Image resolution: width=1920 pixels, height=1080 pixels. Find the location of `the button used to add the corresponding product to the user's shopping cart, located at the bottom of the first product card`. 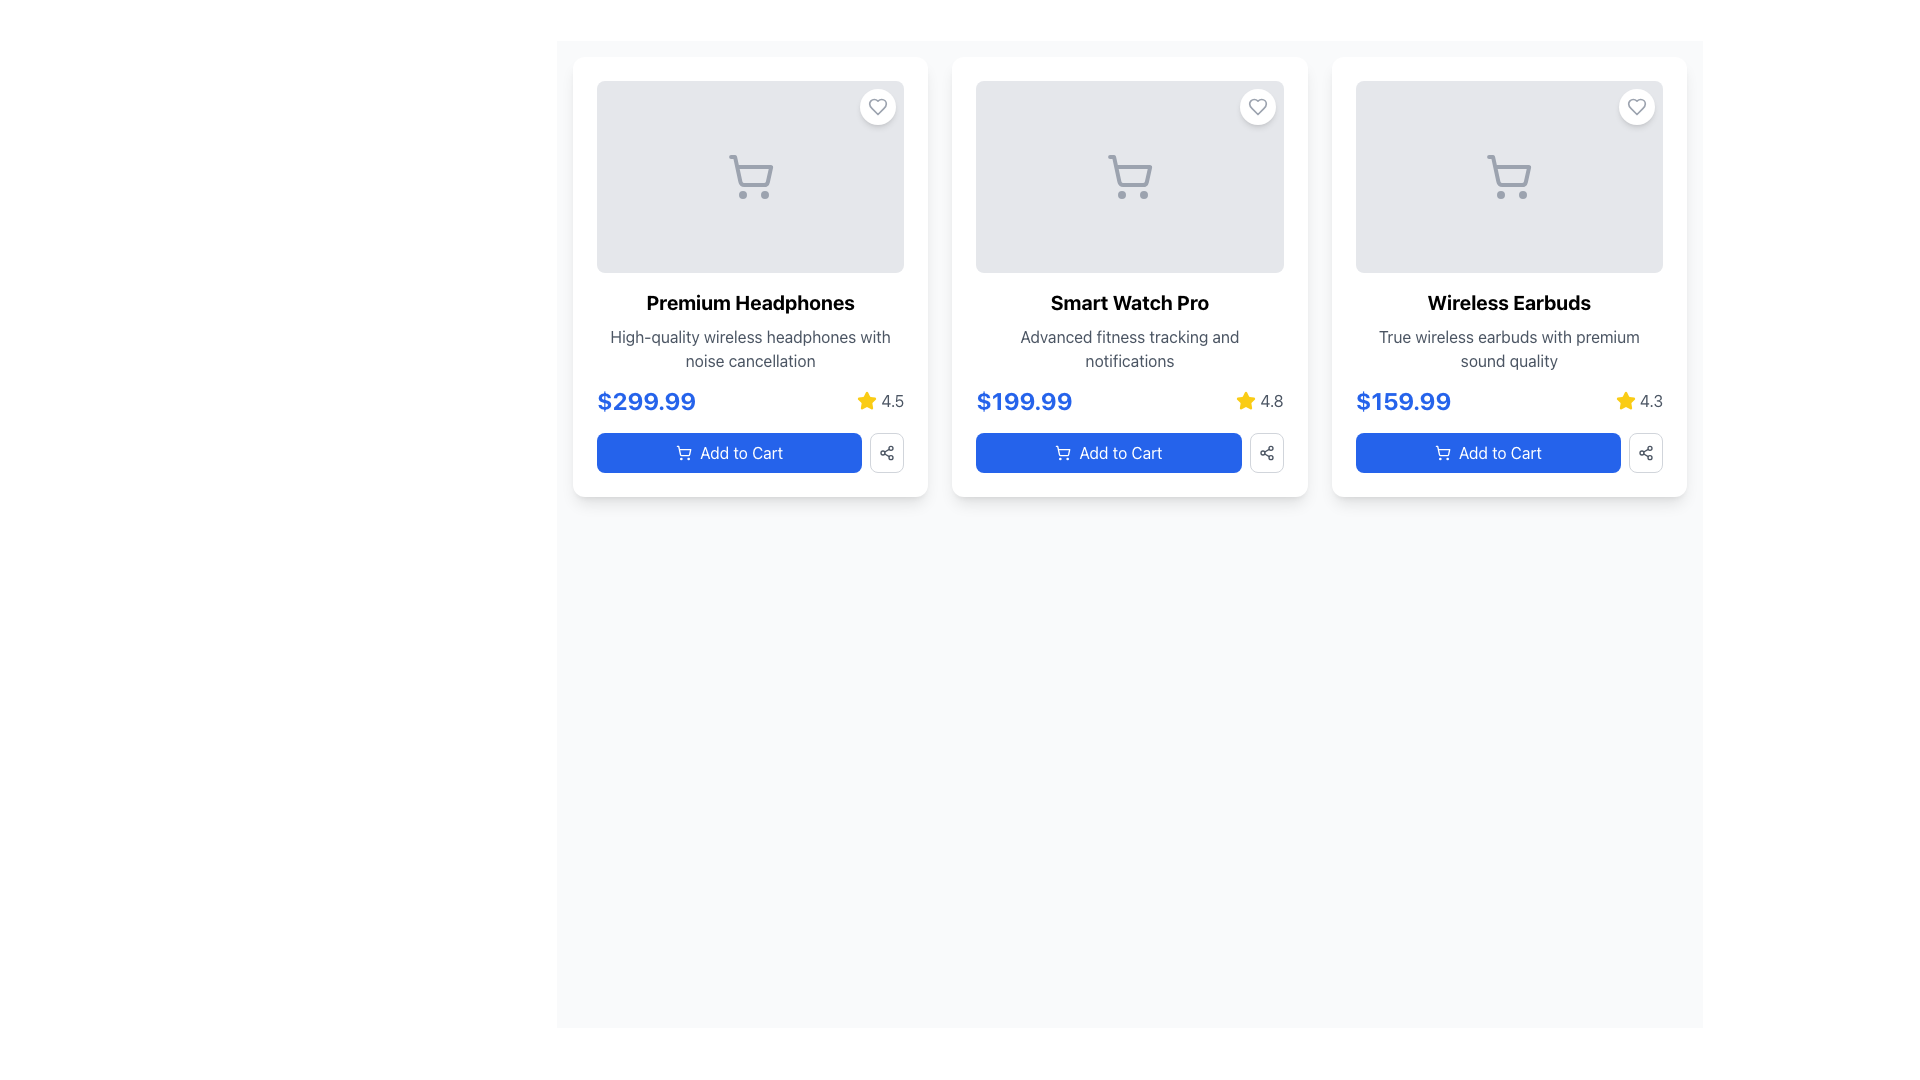

the button used to add the corresponding product to the user's shopping cart, located at the bottom of the first product card is located at coordinates (728, 452).